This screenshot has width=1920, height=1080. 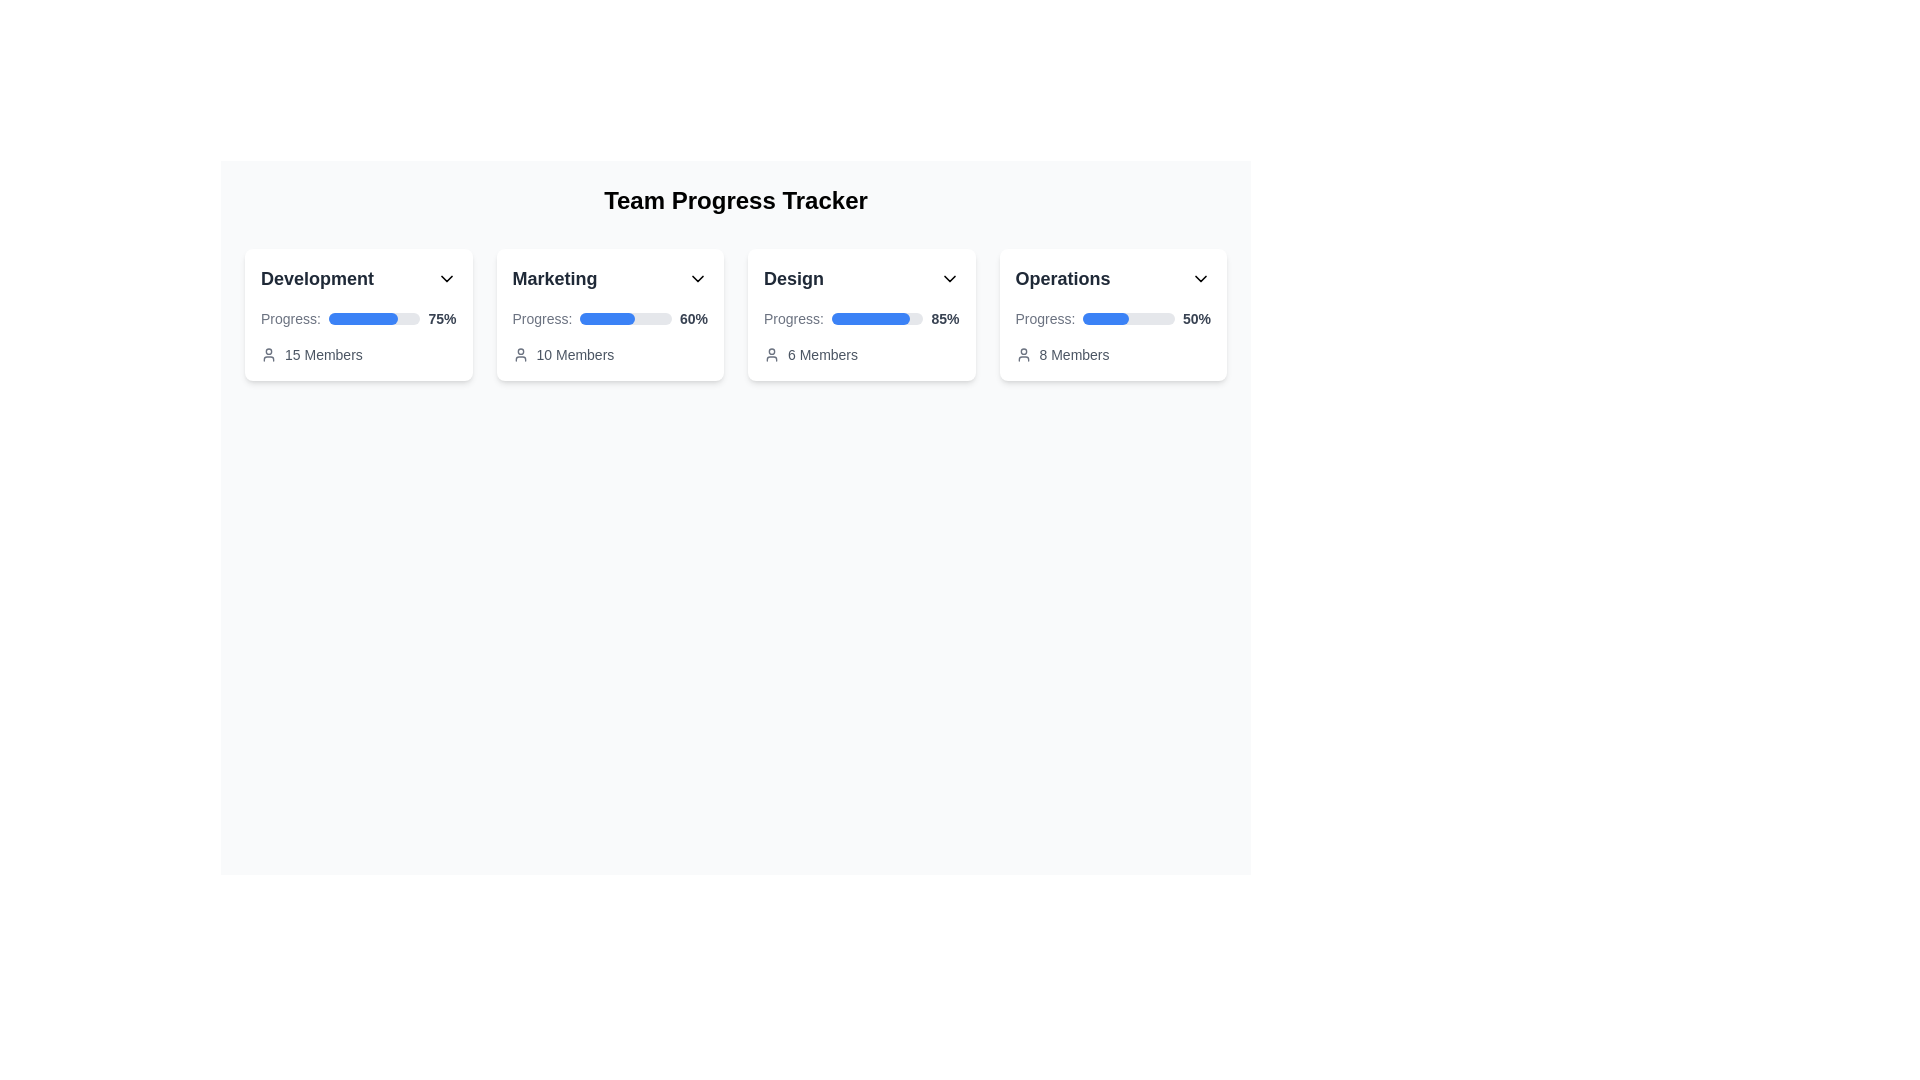 I want to click on the text label displaying 'Marketing', which is styled with a larger font size, bold weight, and dark gray color, located at the upper-left corner of the card section titled 'Marketing', so click(x=555, y=278).